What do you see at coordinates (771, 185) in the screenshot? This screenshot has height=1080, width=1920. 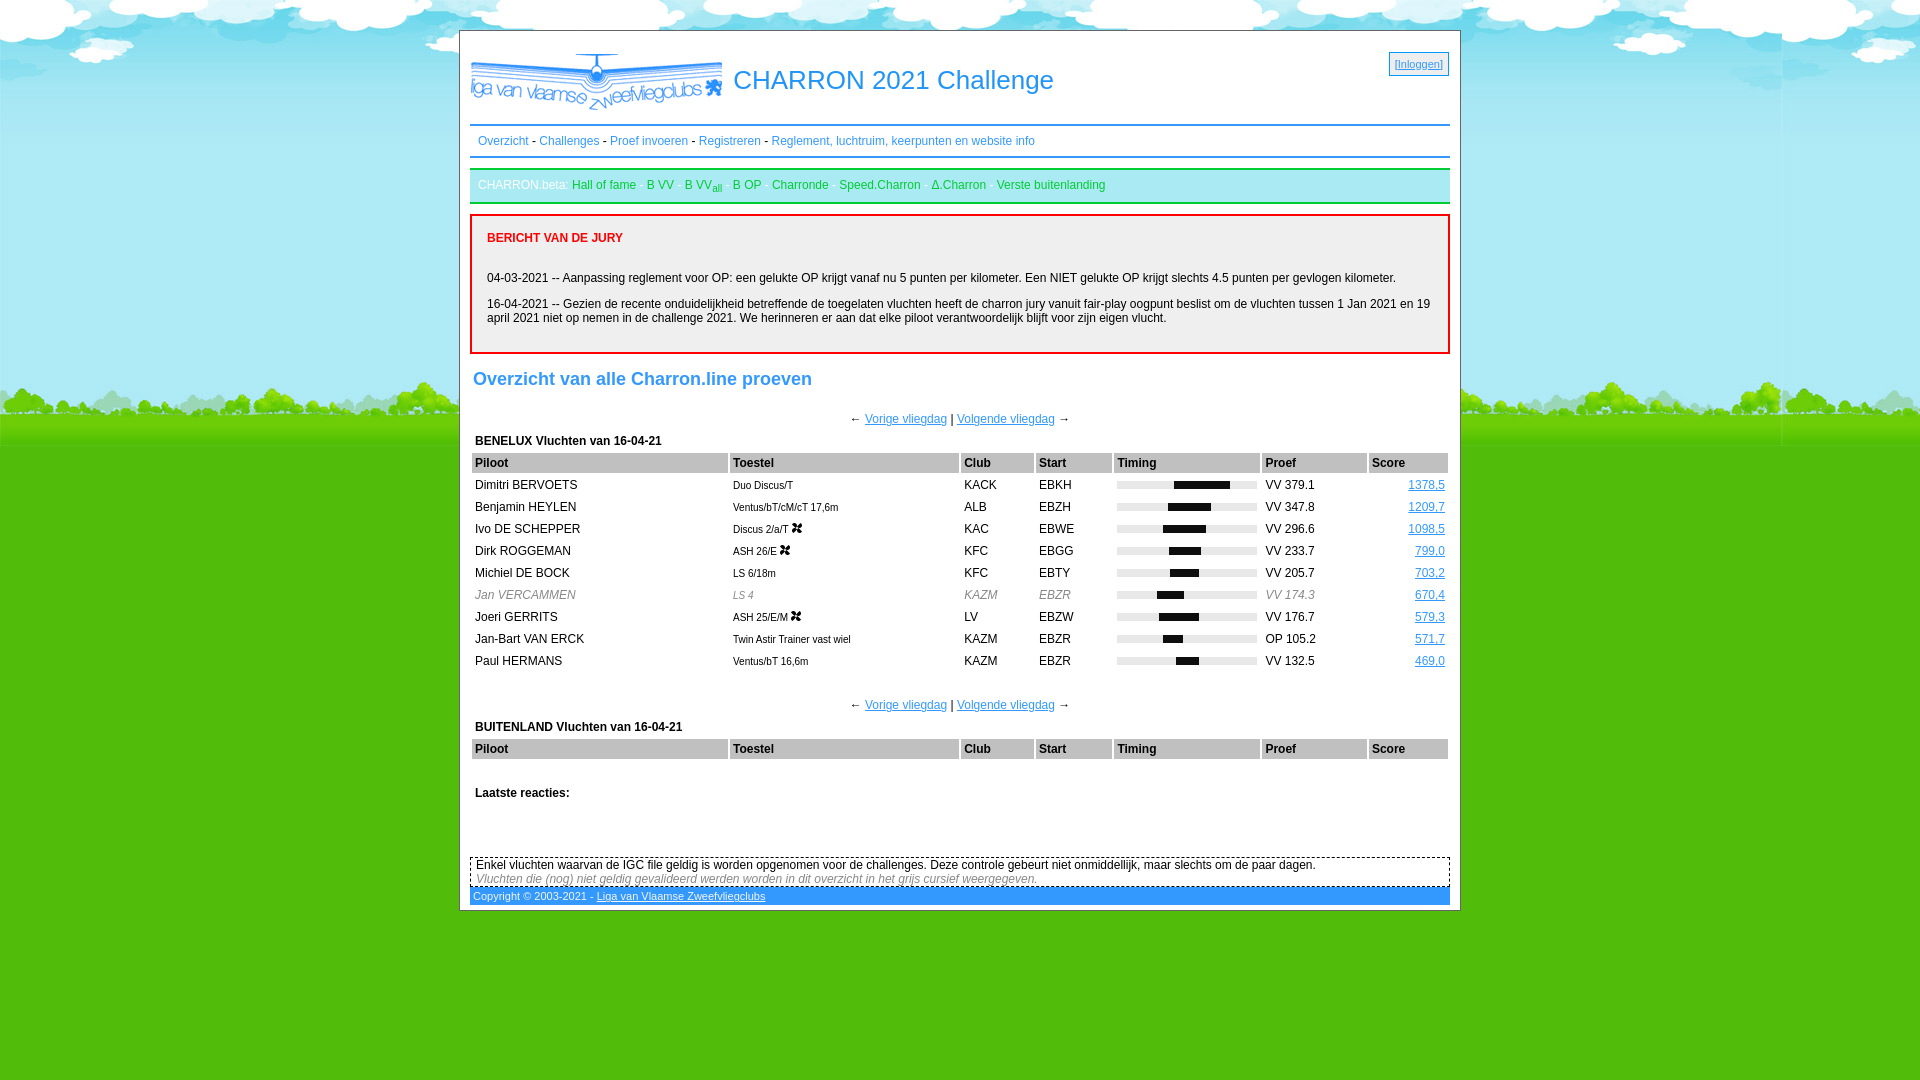 I see `'Charronde'` at bounding box center [771, 185].